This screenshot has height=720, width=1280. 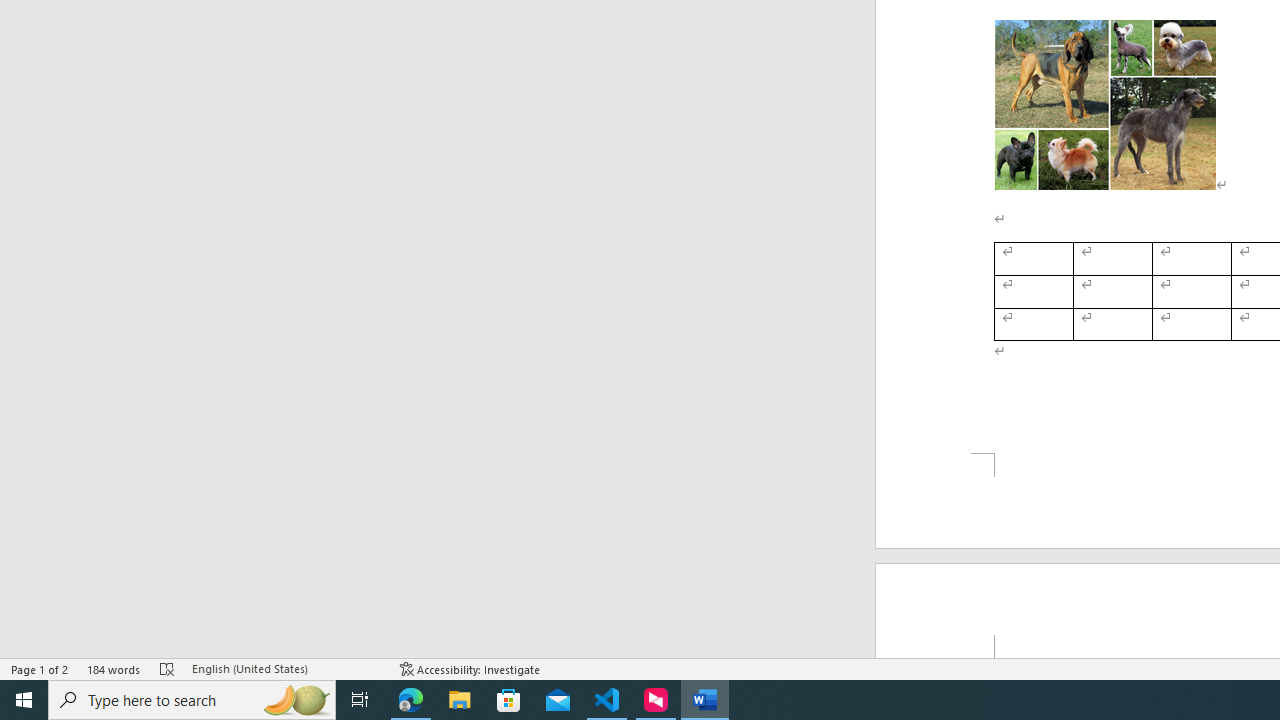 What do you see at coordinates (40, 669) in the screenshot?
I see `'Page Number Page 1 of 2'` at bounding box center [40, 669].